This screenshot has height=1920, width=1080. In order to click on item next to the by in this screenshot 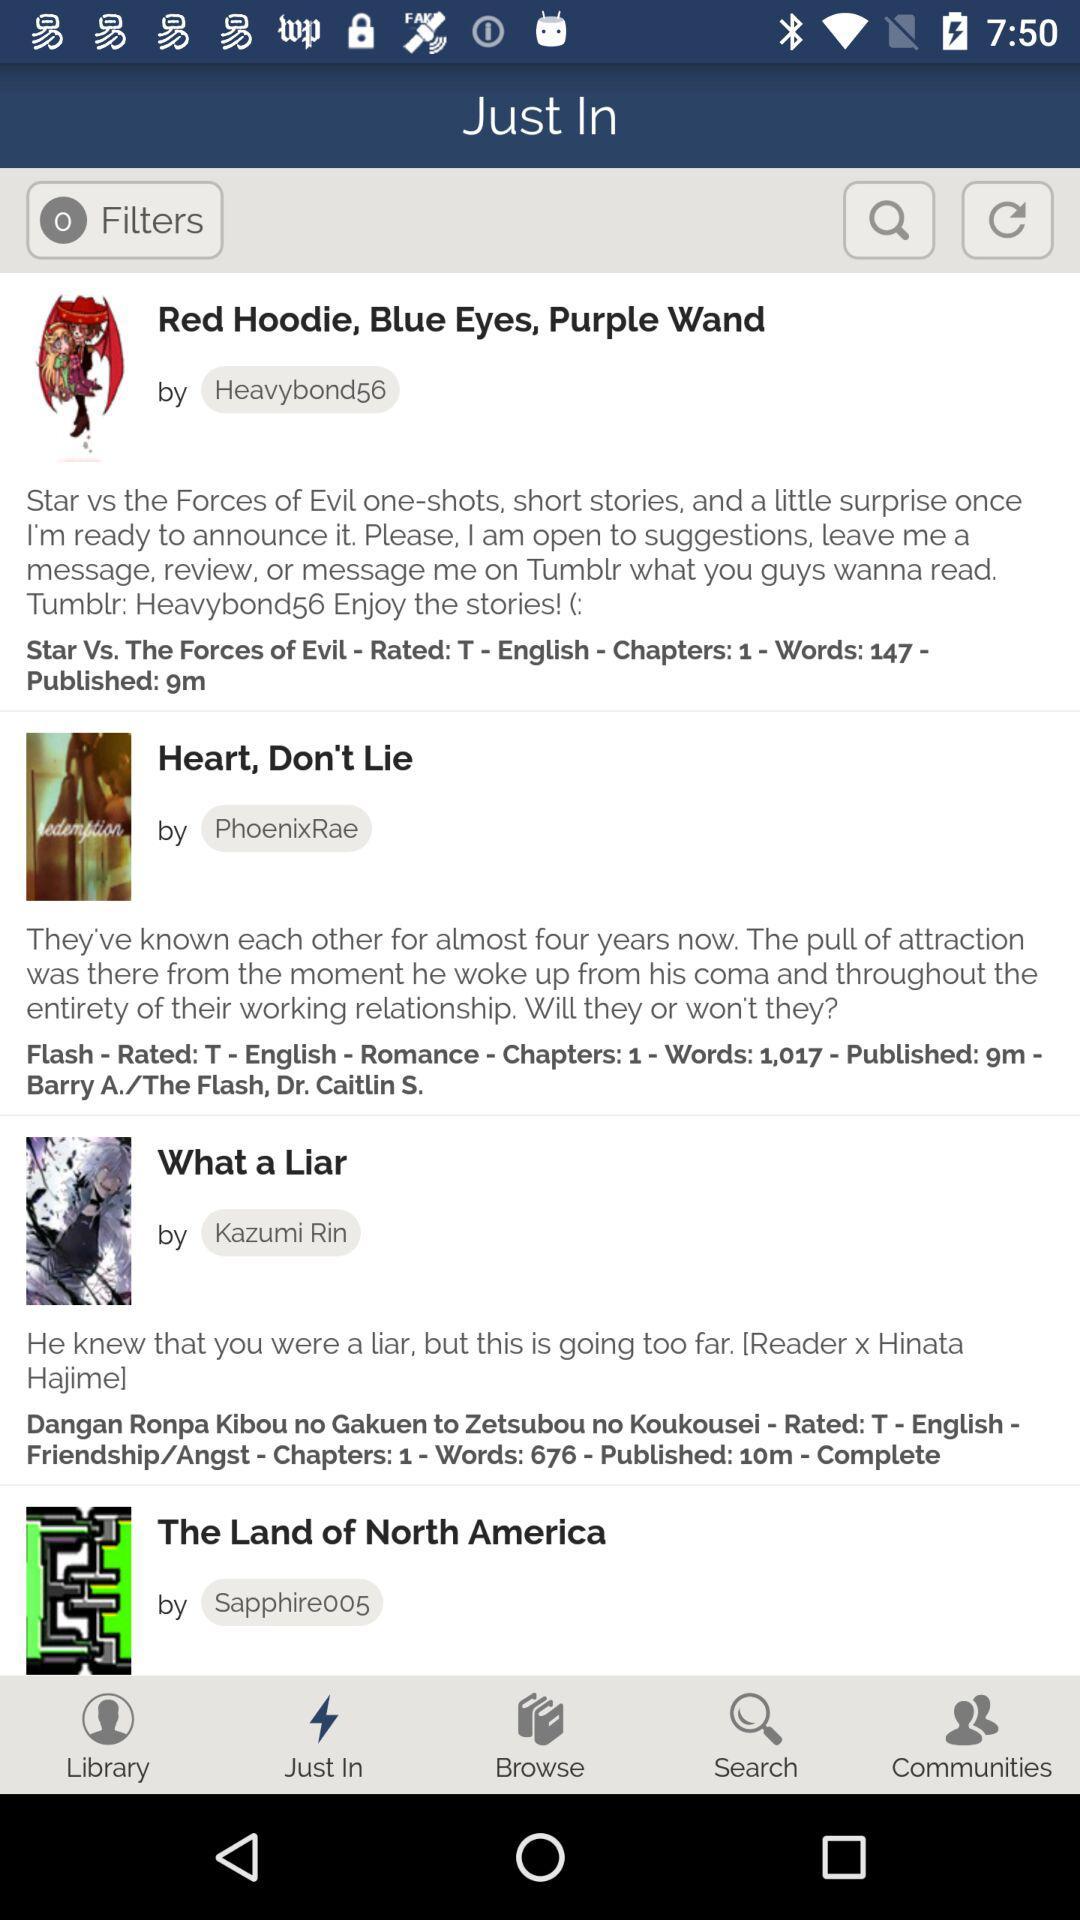, I will do `click(280, 1231)`.